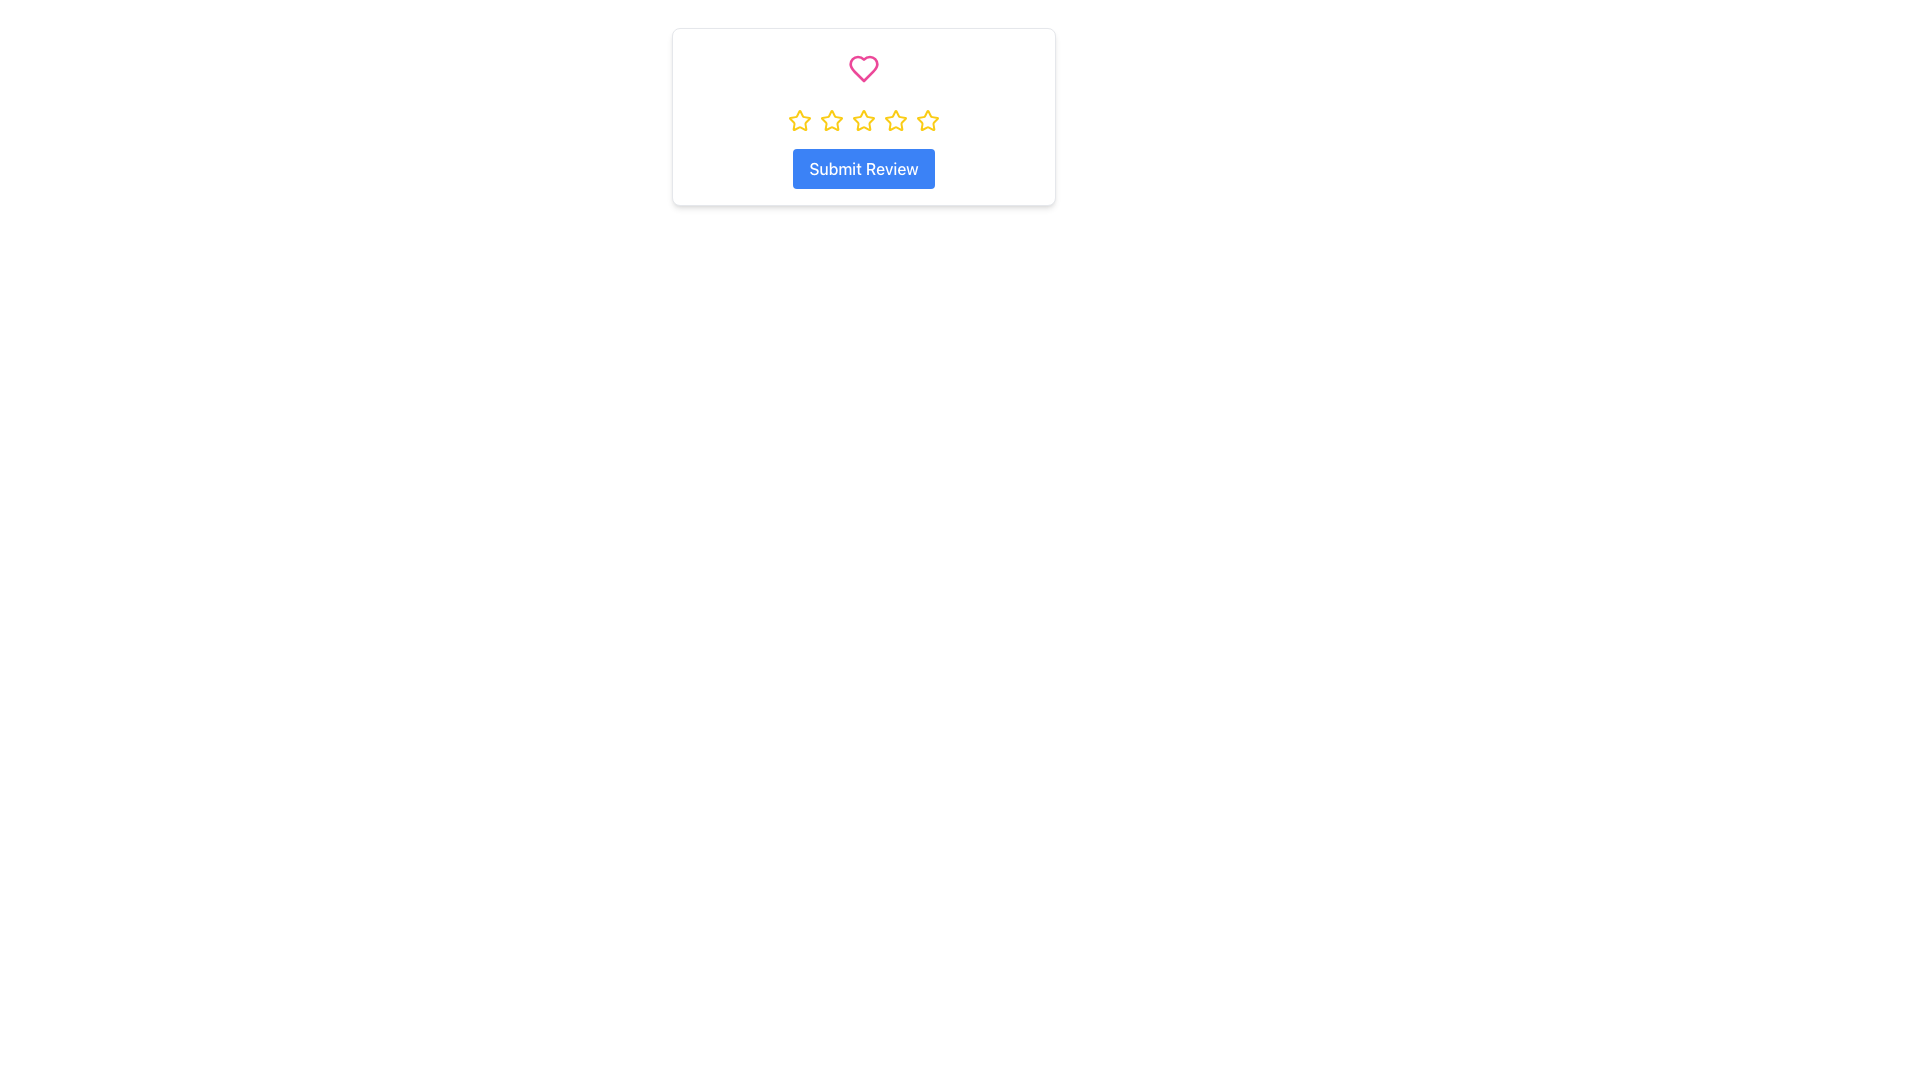 The width and height of the screenshot is (1920, 1080). Describe the element at coordinates (864, 116) in the screenshot. I see `the middle star in a horizontal list of five star icons, which represents a selectable rating option` at that location.